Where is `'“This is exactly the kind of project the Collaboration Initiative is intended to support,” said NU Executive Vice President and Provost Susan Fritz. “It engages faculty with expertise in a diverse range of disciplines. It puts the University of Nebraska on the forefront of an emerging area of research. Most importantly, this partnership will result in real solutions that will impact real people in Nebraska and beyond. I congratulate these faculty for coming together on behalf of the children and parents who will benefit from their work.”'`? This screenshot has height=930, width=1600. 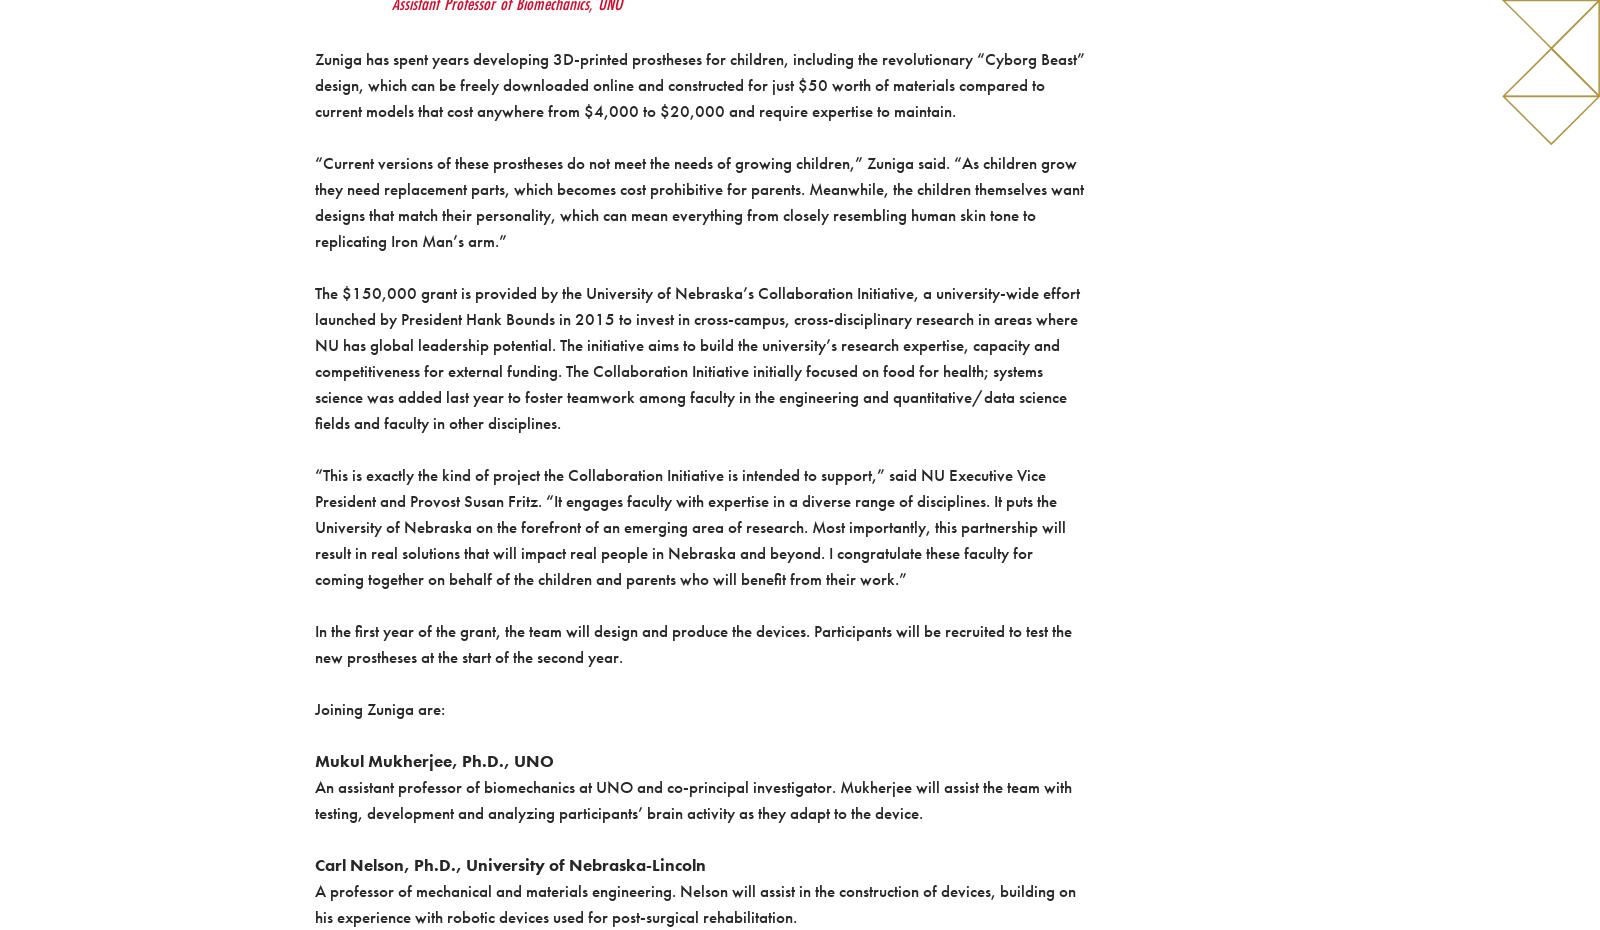 '“This is exactly the kind of project the Collaboration Initiative is intended to support,” said NU Executive Vice President and Provost Susan Fritz. “It engages faculty with expertise in a diverse range of disciplines. It puts the University of Nebraska on the forefront of an emerging area of research. Most importantly, this partnership will result in real solutions that will impact real people in Nebraska and beyond. I congratulate these faculty for coming together on behalf of the children and parents who will benefit from their work.”' is located at coordinates (689, 526).